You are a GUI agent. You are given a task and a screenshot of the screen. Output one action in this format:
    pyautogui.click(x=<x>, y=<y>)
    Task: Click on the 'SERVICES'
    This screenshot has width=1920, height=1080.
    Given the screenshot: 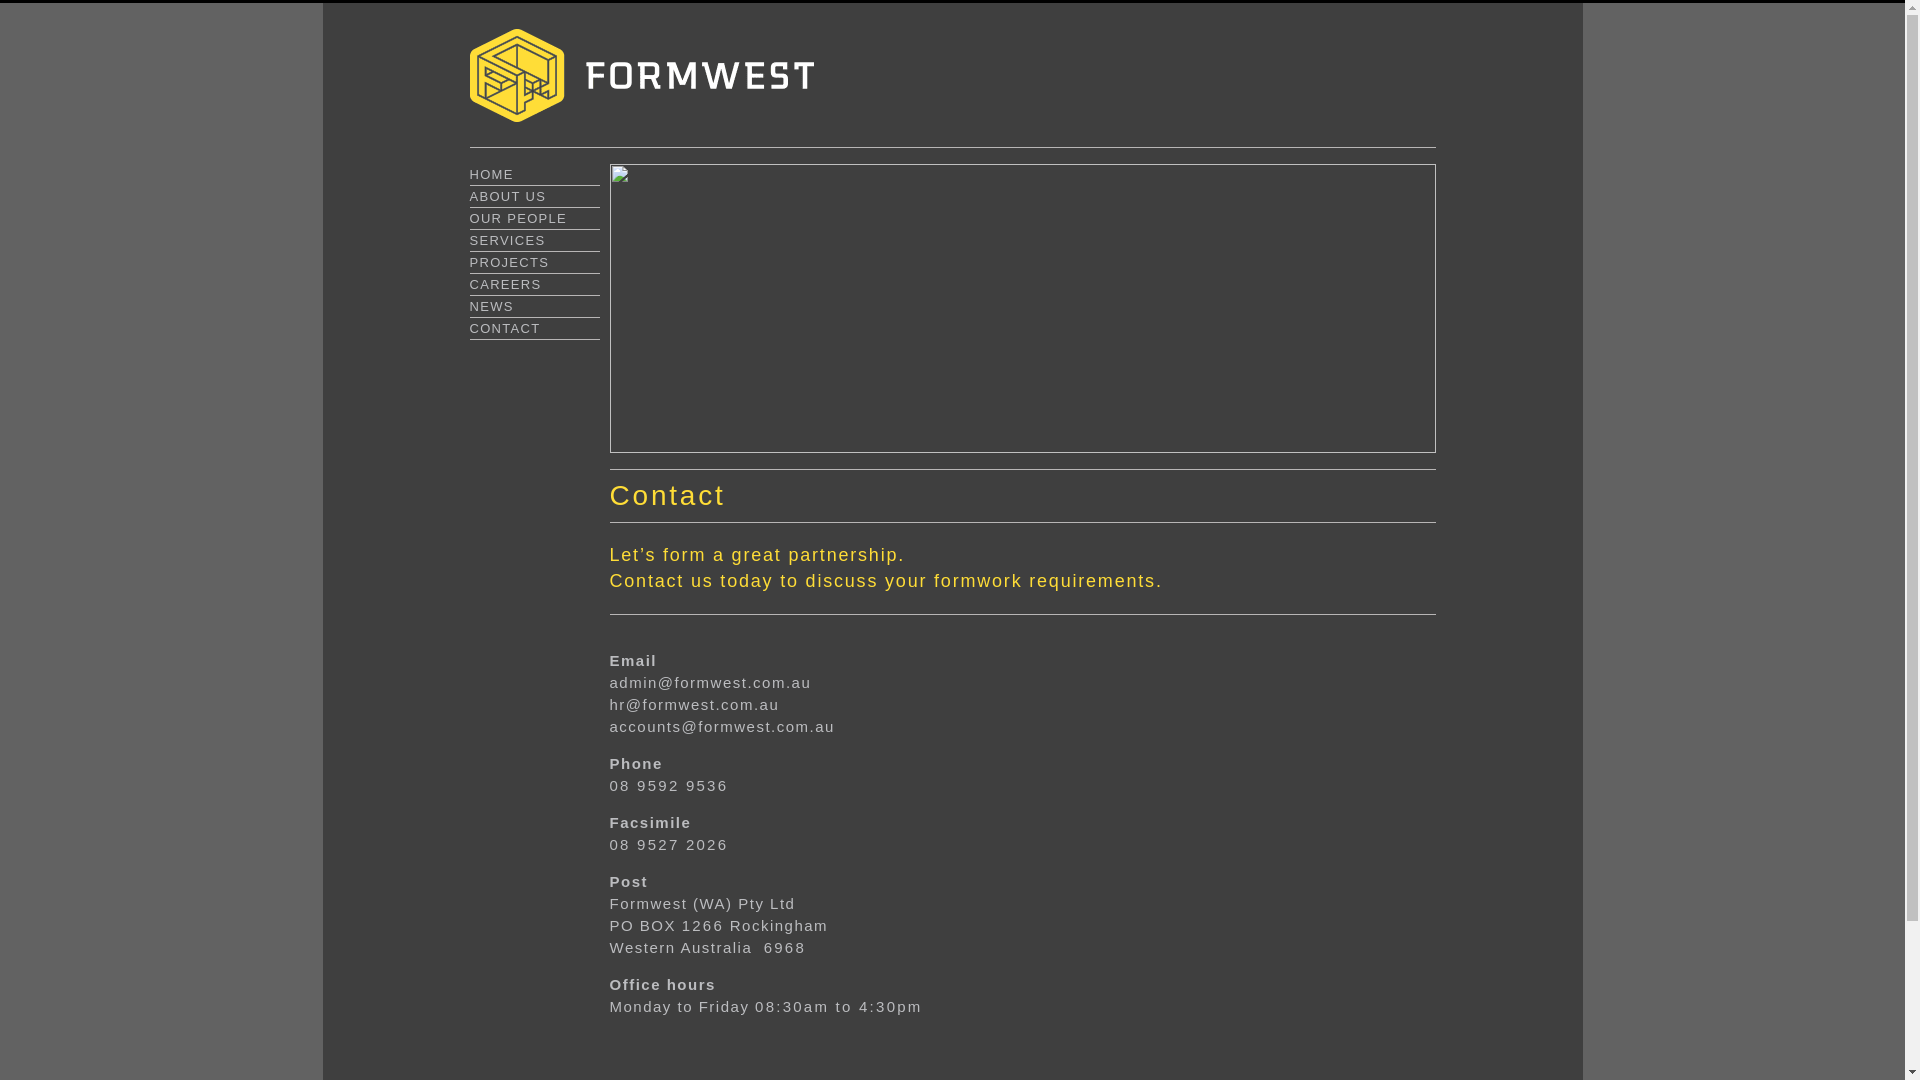 What is the action you would take?
    pyautogui.click(x=508, y=237)
    